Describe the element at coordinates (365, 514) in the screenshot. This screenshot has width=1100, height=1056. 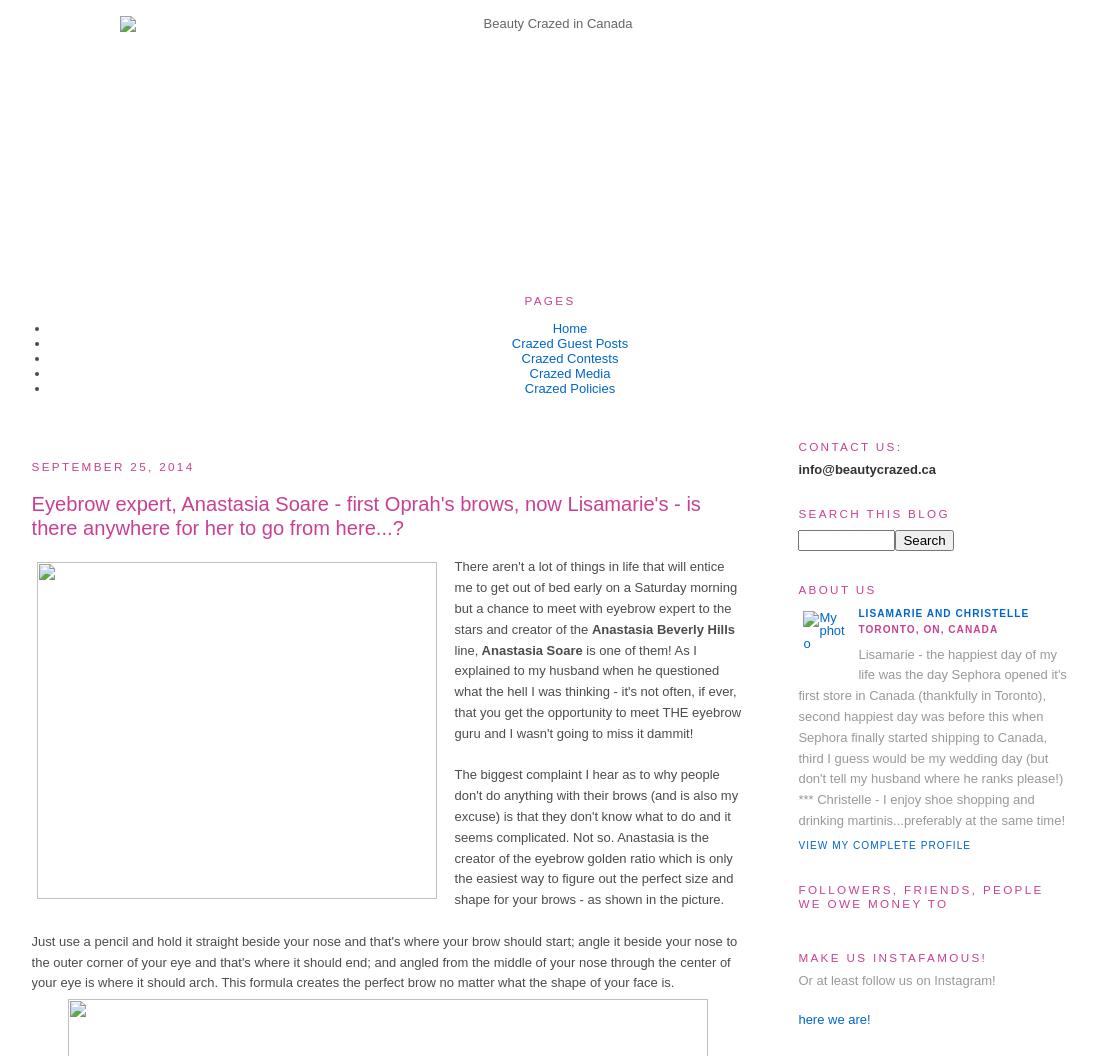
I see `'Eyebrow expert, Anastasia Soare - first Oprah's brows, now Lisamarie's - is there anywhere for her to go from here...?'` at that location.